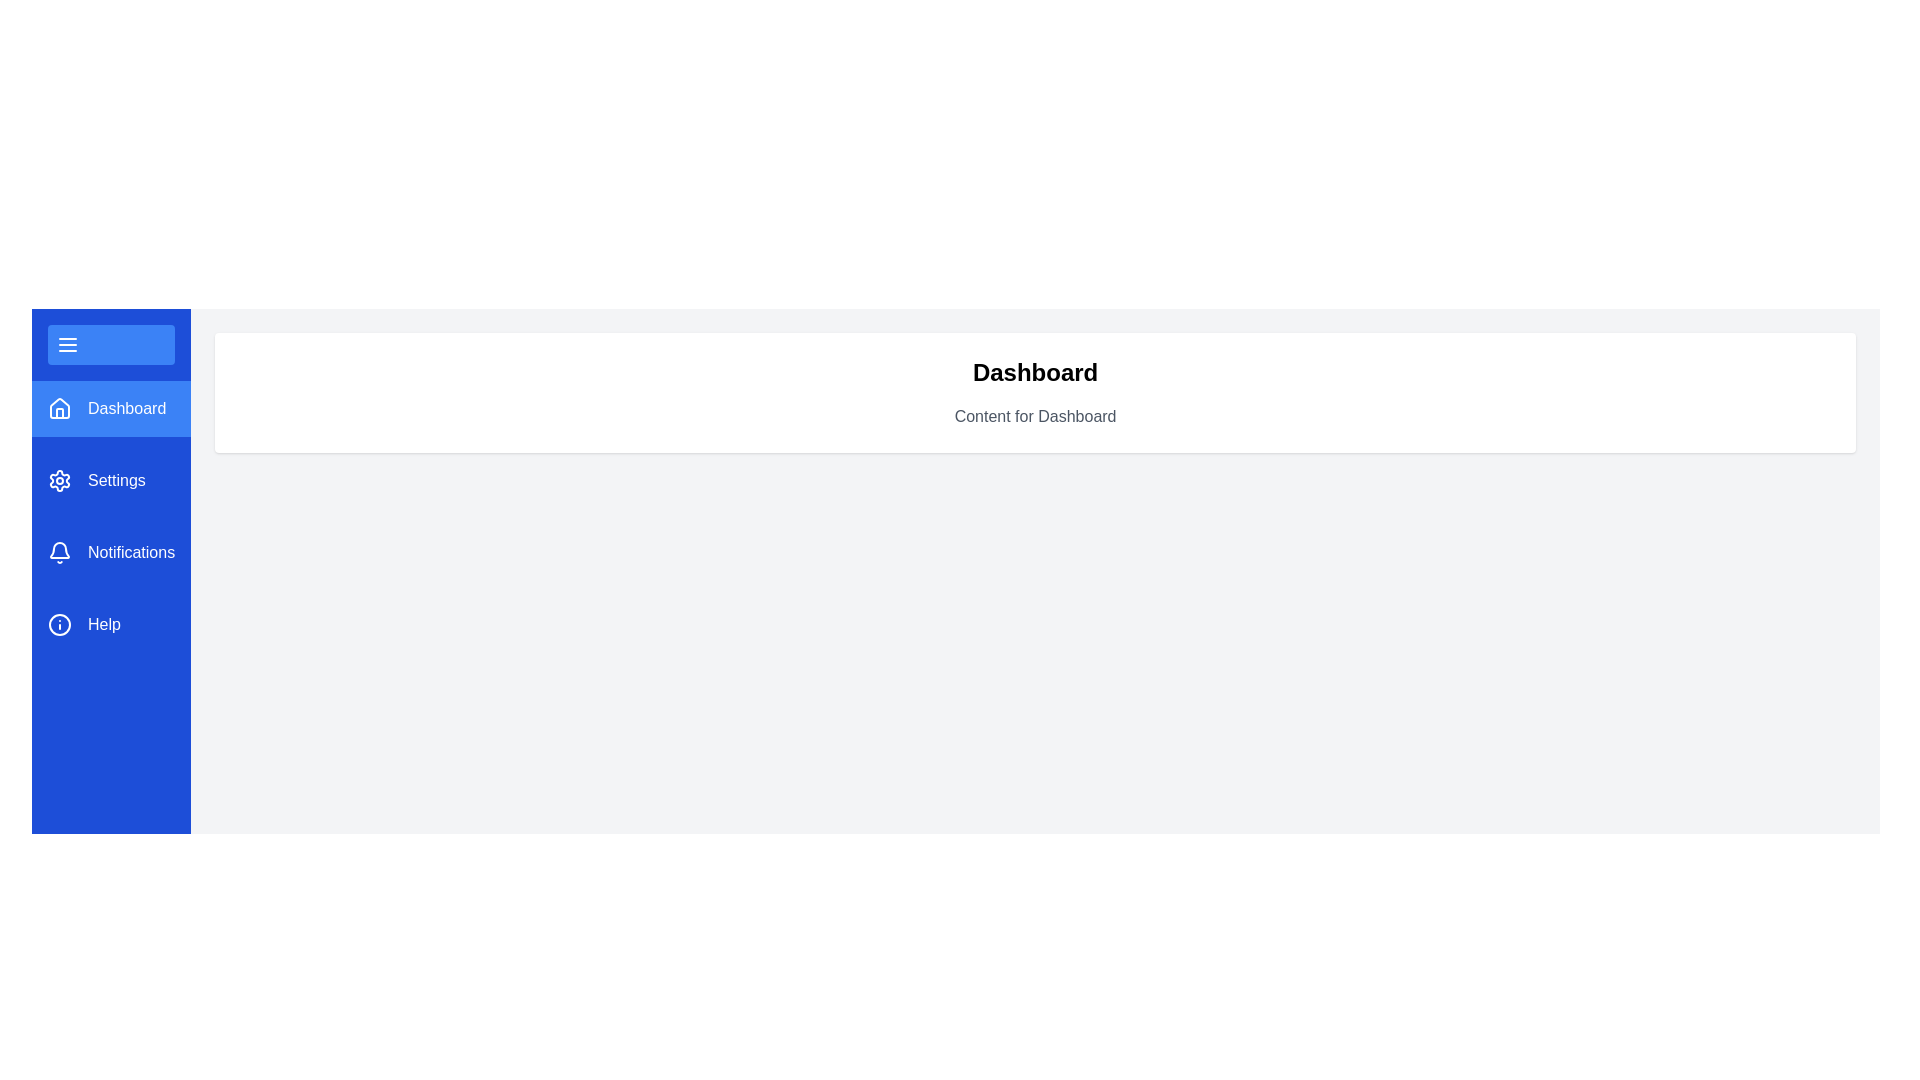  I want to click on the 'Notifications' menu item, which features a bell-shaped icon and is styled in white against a blue background, located as the third item in the left-side navigation bar, so click(110, 552).